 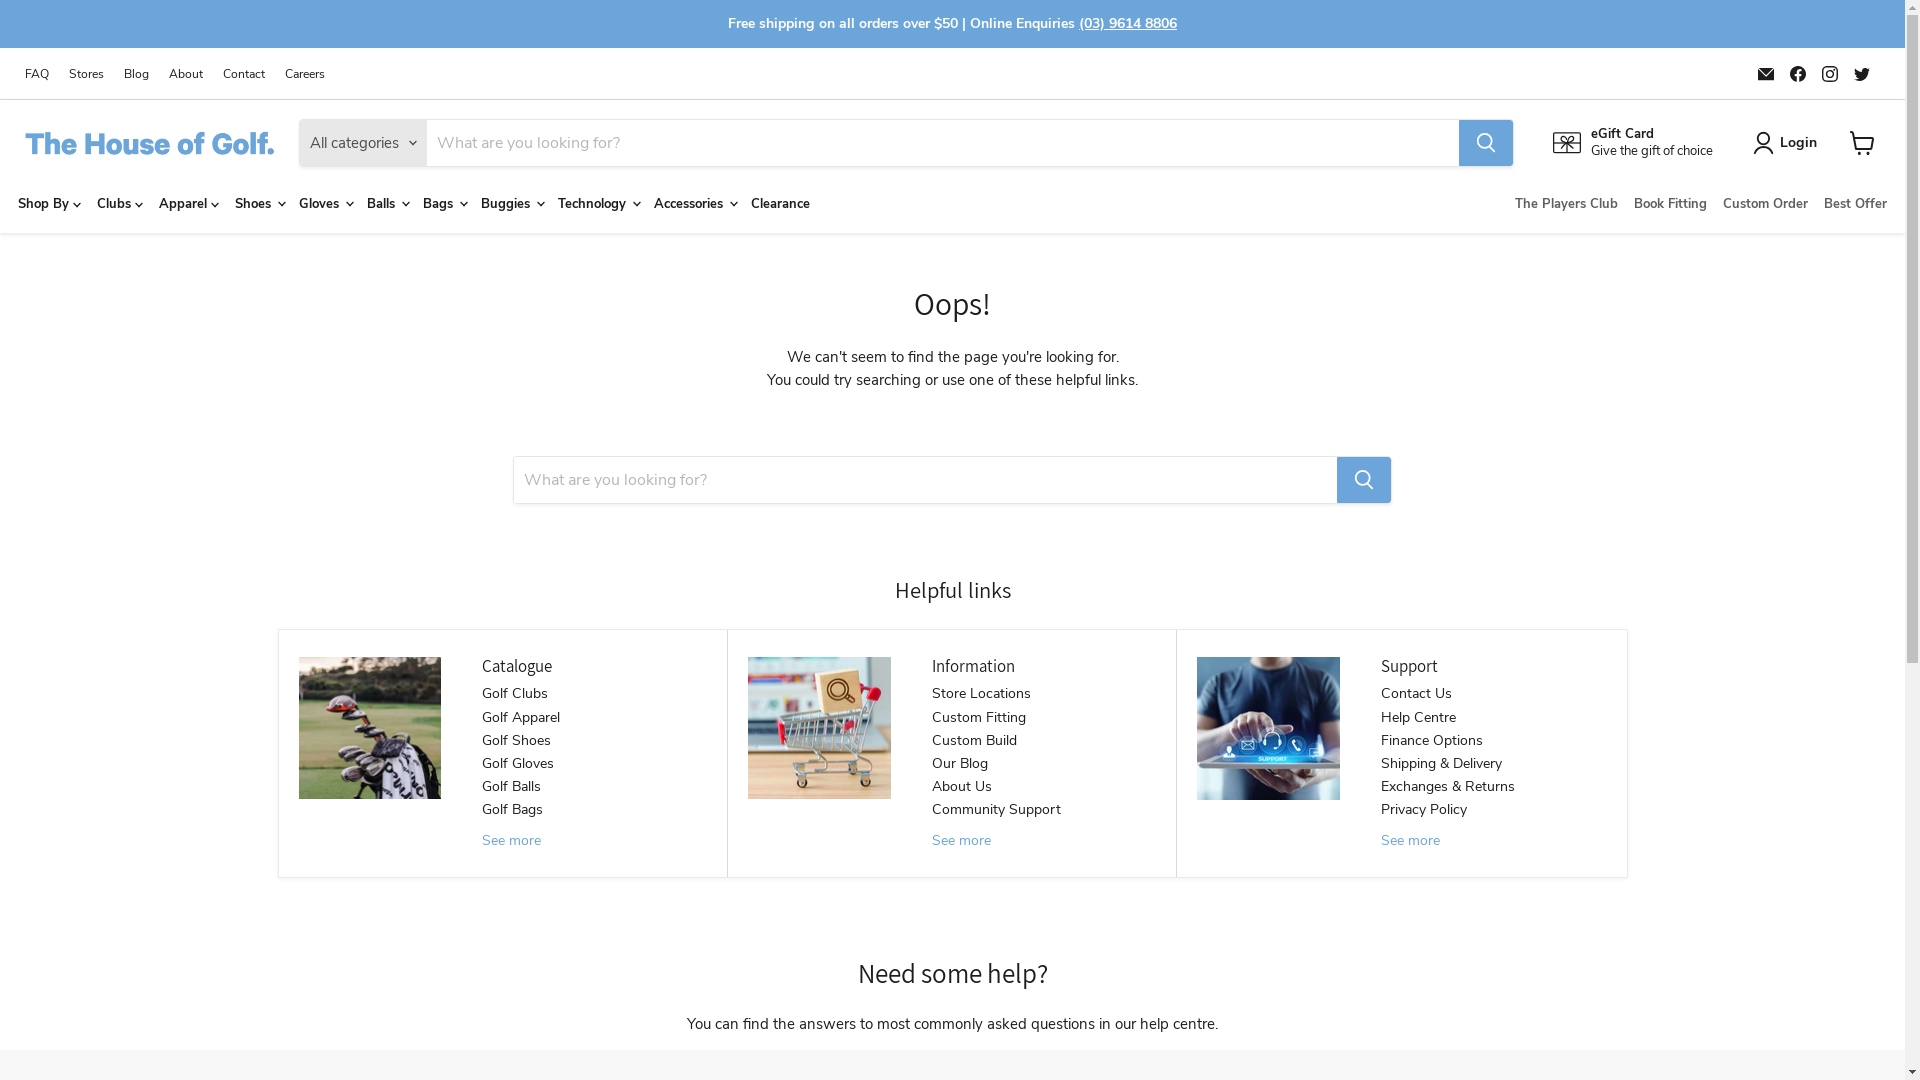 I want to click on 'Golf Gloves', so click(x=518, y=763).